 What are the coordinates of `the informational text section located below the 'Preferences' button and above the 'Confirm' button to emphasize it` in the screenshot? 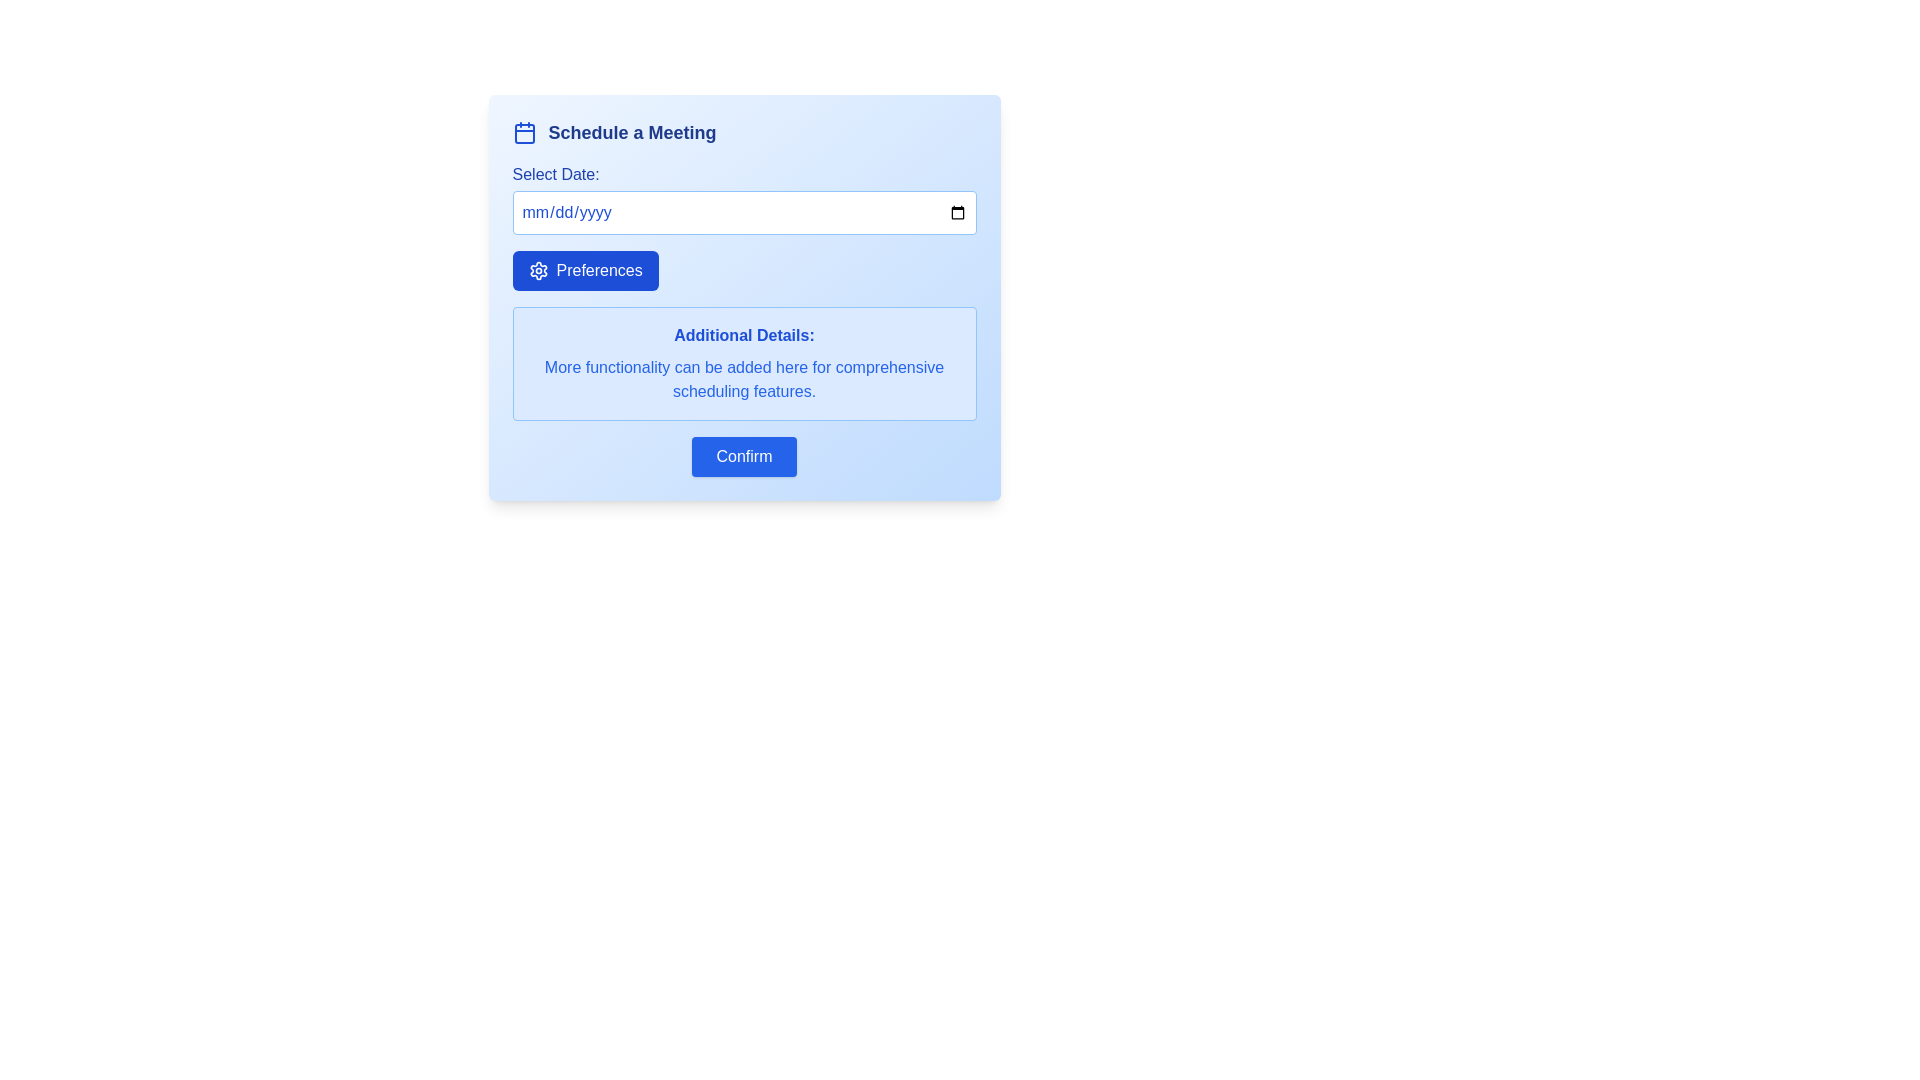 It's located at (743, 363).